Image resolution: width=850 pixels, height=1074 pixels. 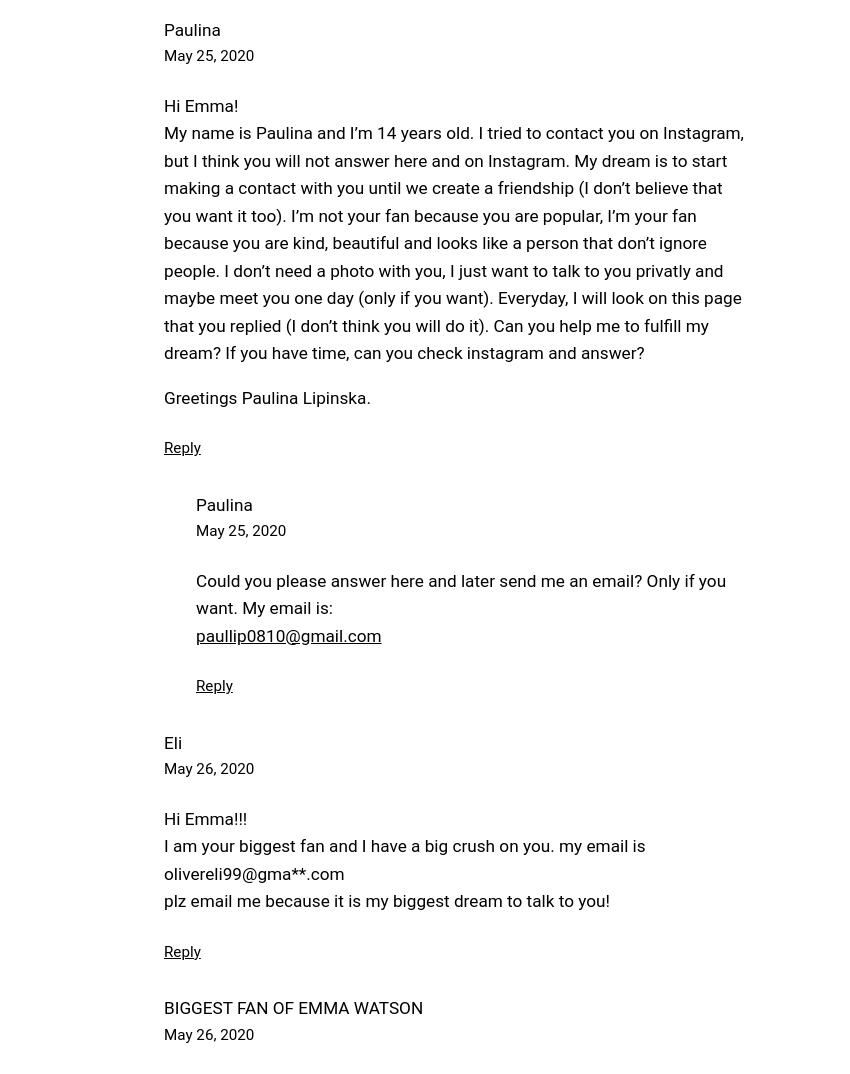 I want to click on 'I am your biggest fan and I have a big crush on you. my email is olivereli99@gma**.com', so click(x=163, y=859).